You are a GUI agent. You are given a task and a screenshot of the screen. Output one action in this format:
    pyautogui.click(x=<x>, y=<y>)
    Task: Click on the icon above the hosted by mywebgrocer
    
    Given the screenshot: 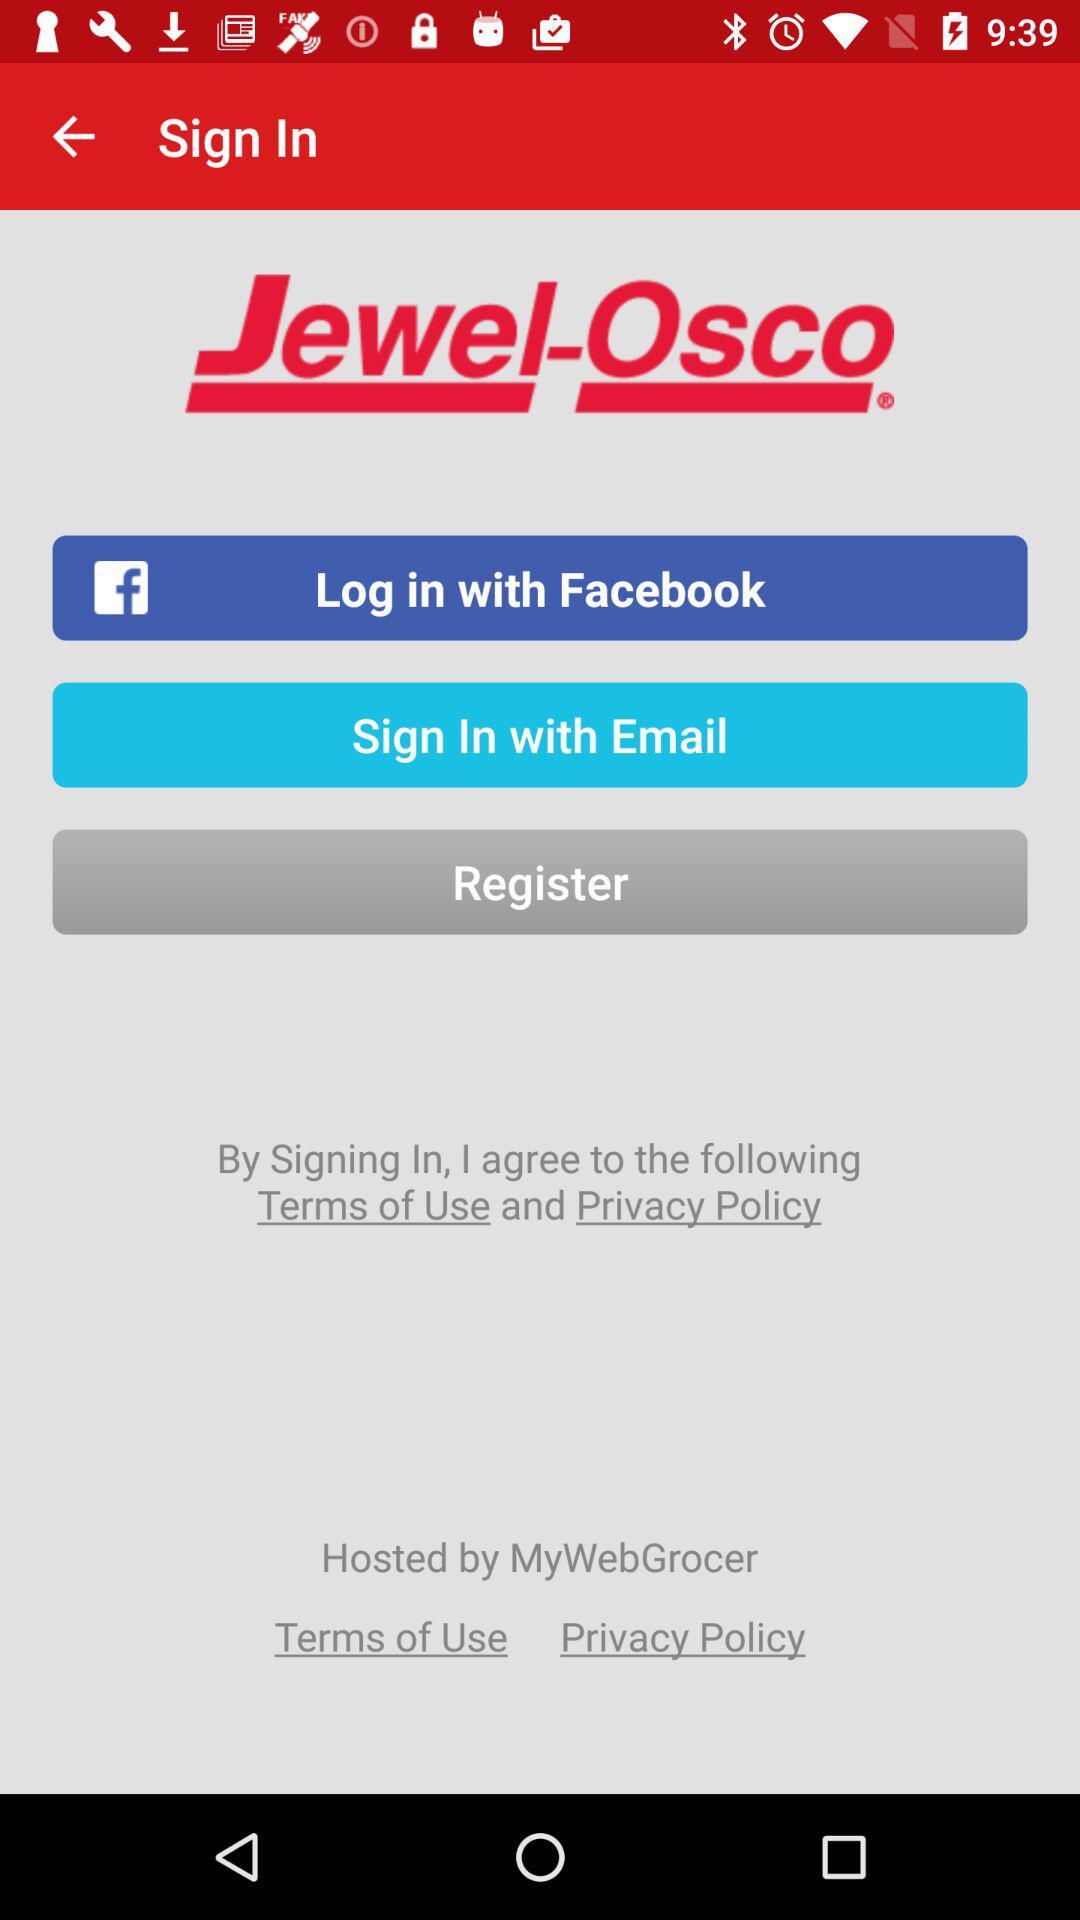 What is the action you would take?
    pyautogui.click(x=538, y=1180)
    